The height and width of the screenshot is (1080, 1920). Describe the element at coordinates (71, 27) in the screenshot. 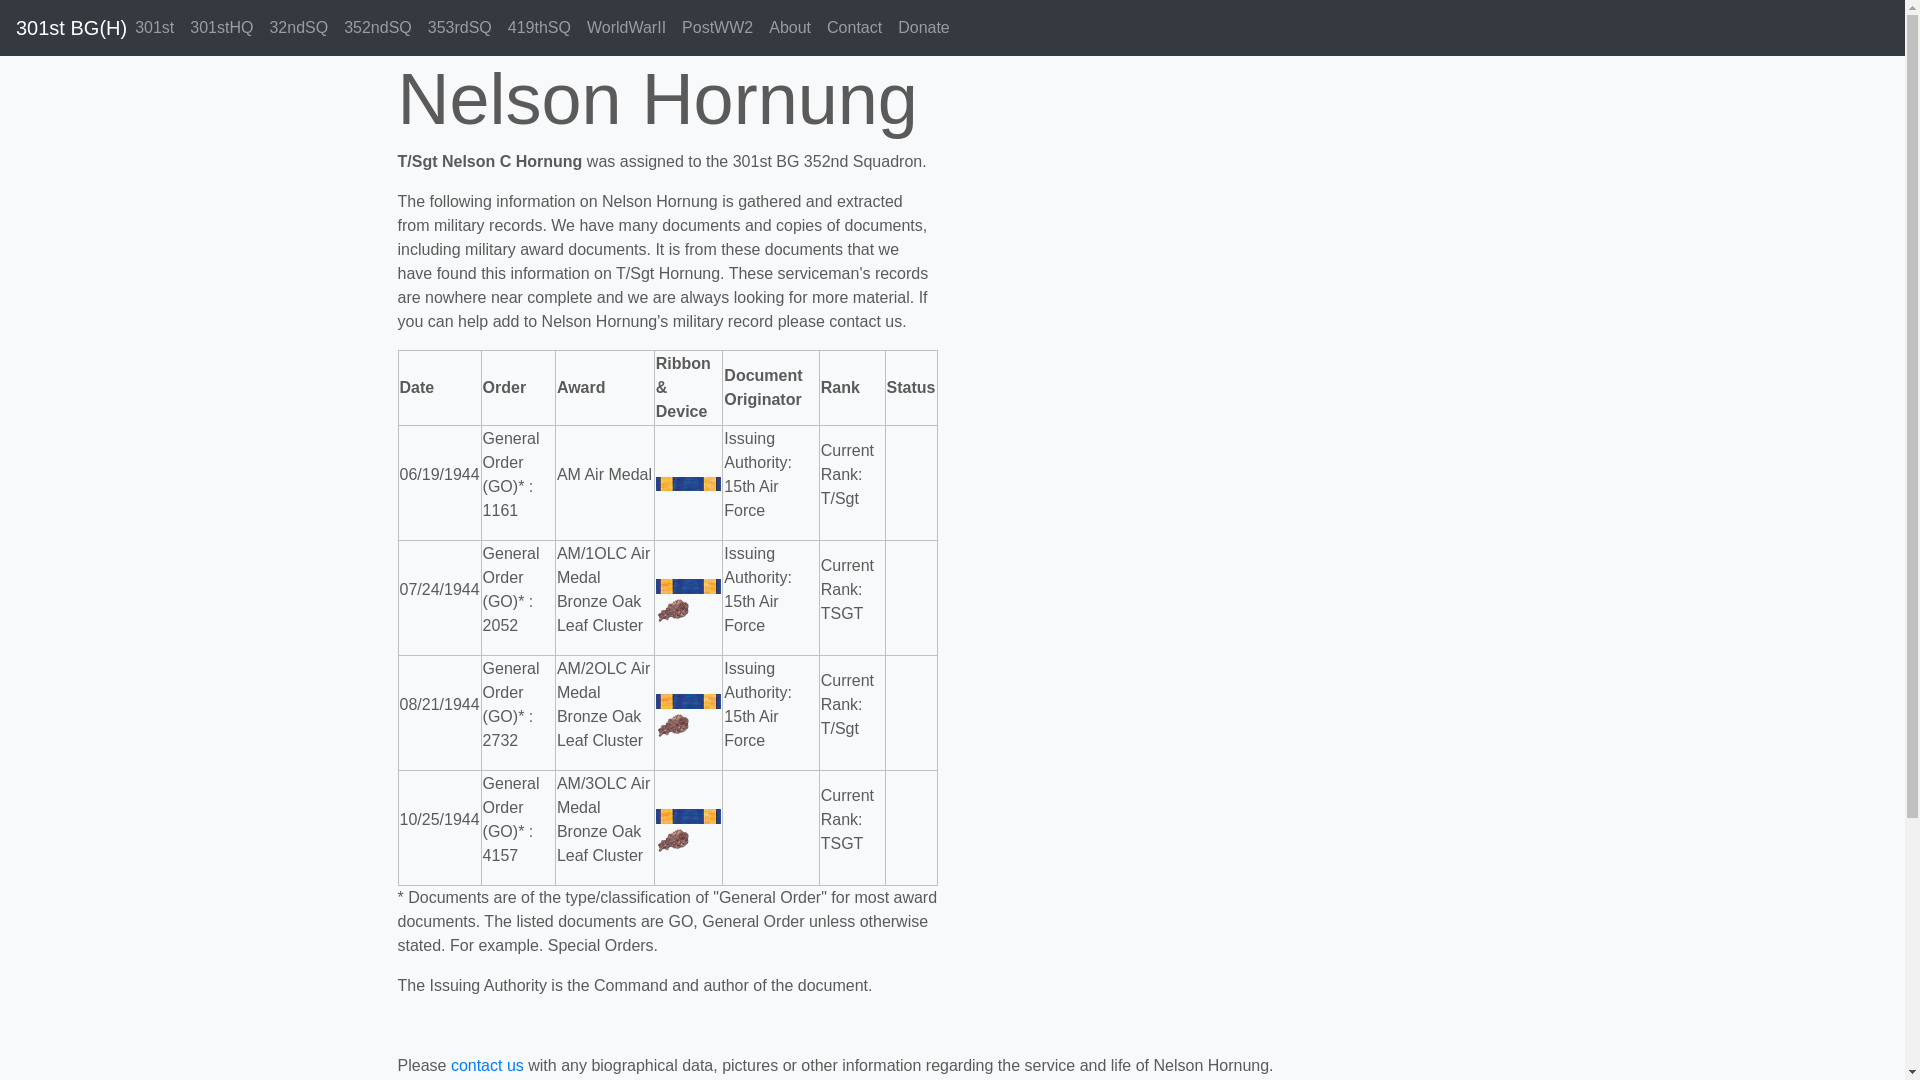

I see `'301st BG(H)'` at that location.